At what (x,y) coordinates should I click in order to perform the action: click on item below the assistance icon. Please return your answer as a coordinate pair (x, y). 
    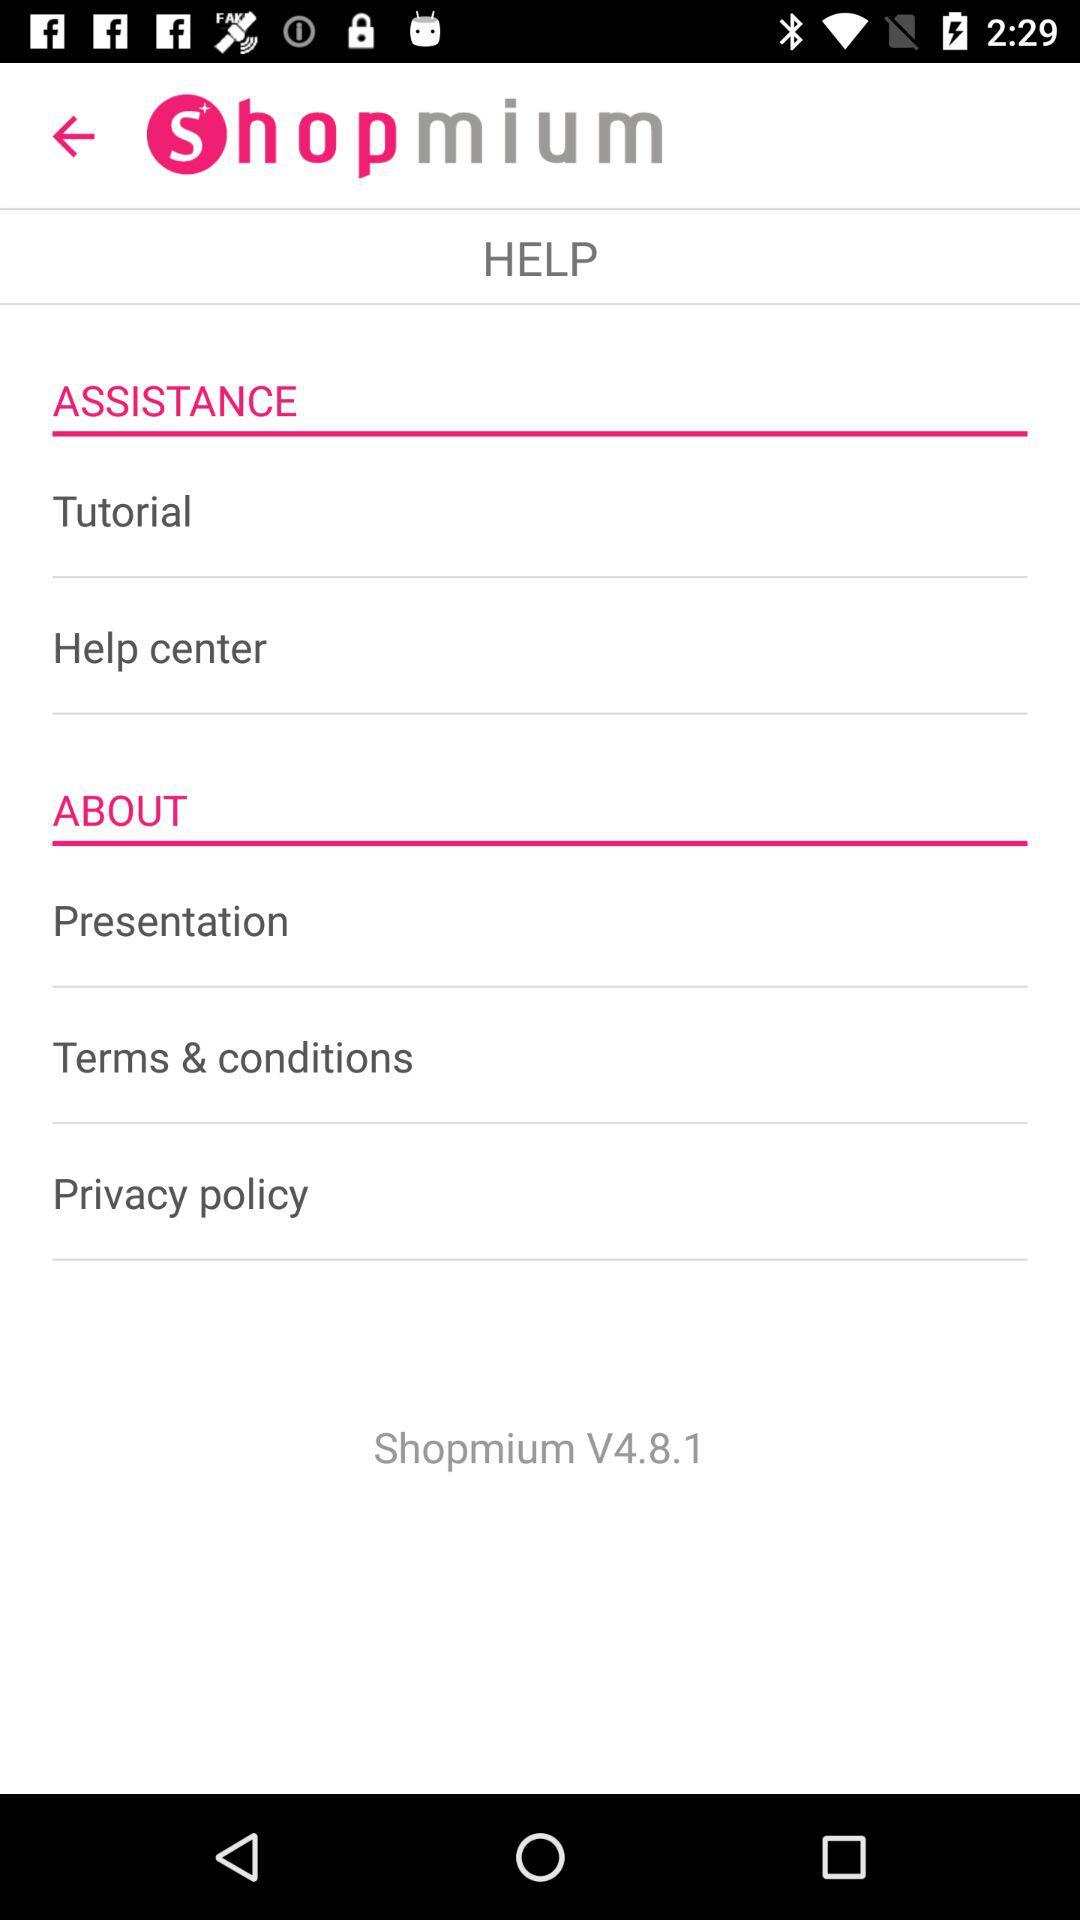
    Looking at the image, I should click on (540, 509).